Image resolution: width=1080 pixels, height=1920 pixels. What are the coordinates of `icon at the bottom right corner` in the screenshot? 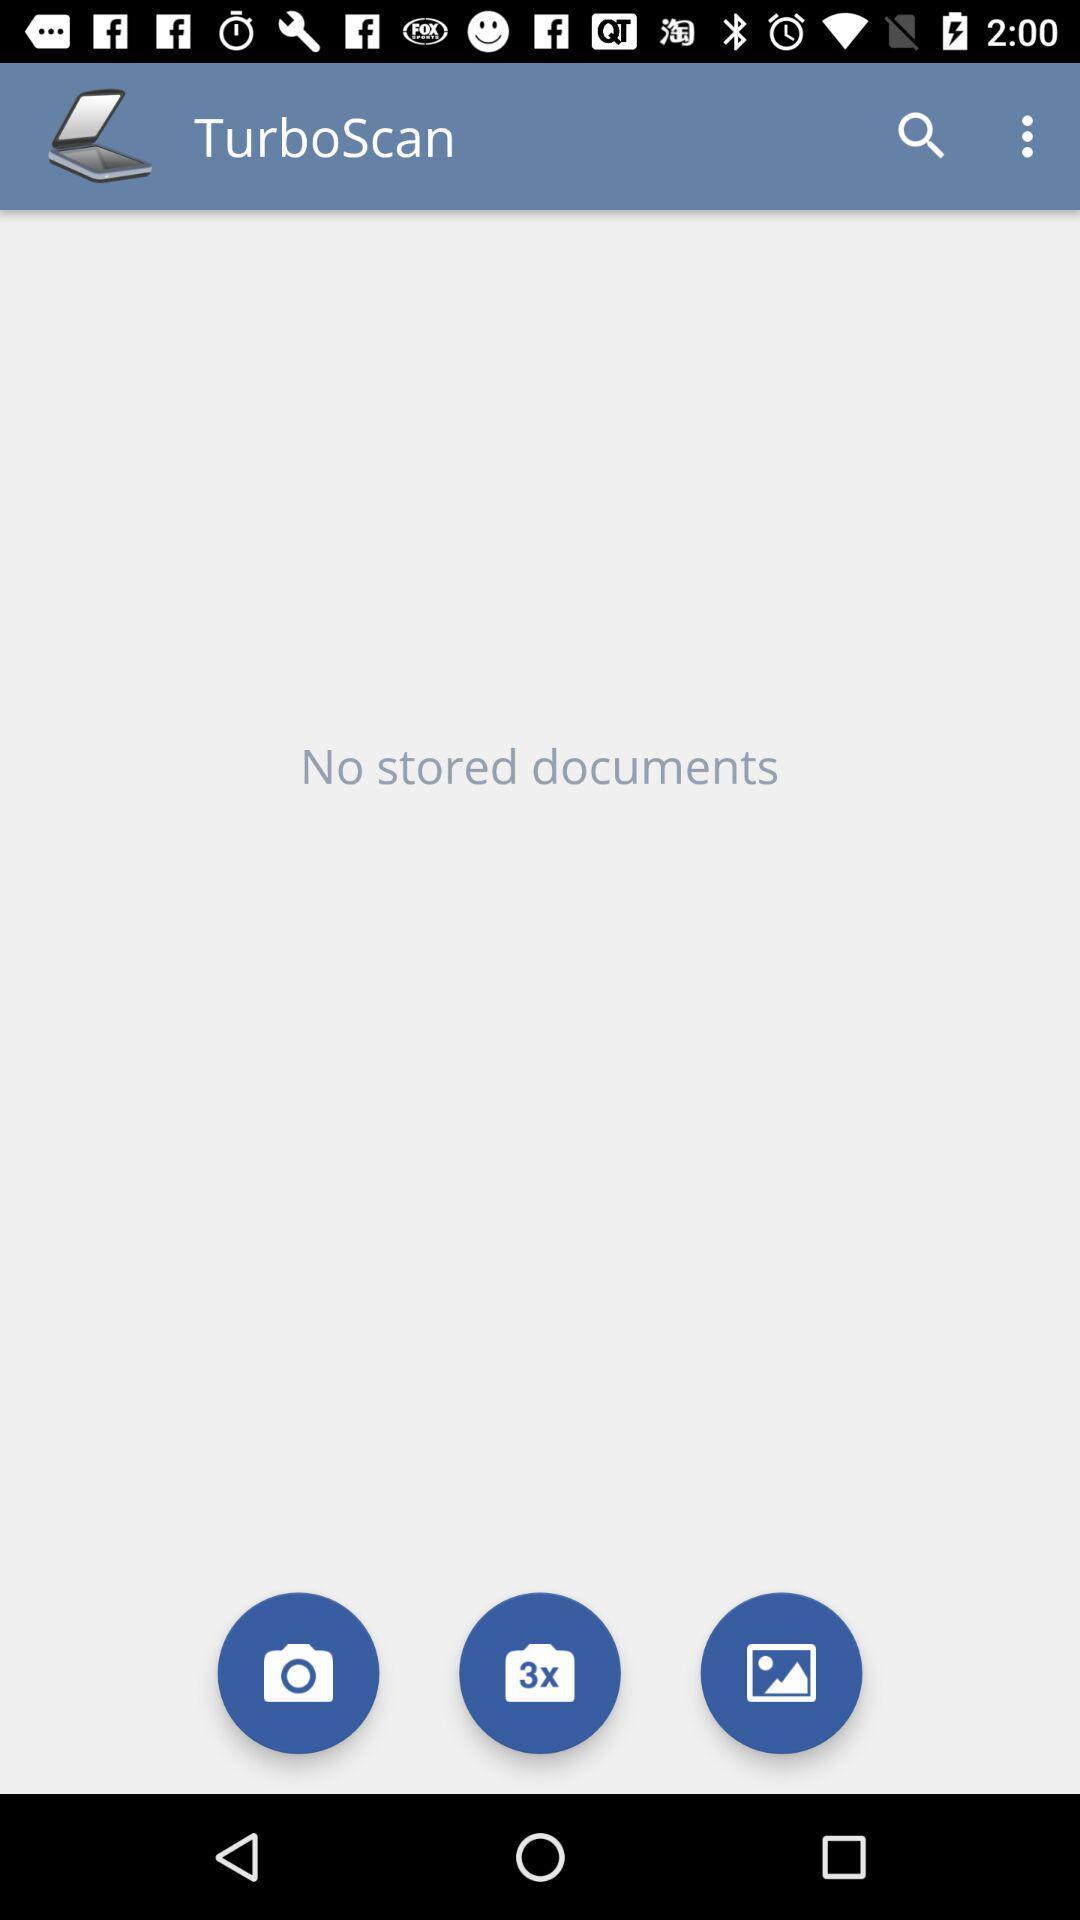 It's located at (780, 1673).